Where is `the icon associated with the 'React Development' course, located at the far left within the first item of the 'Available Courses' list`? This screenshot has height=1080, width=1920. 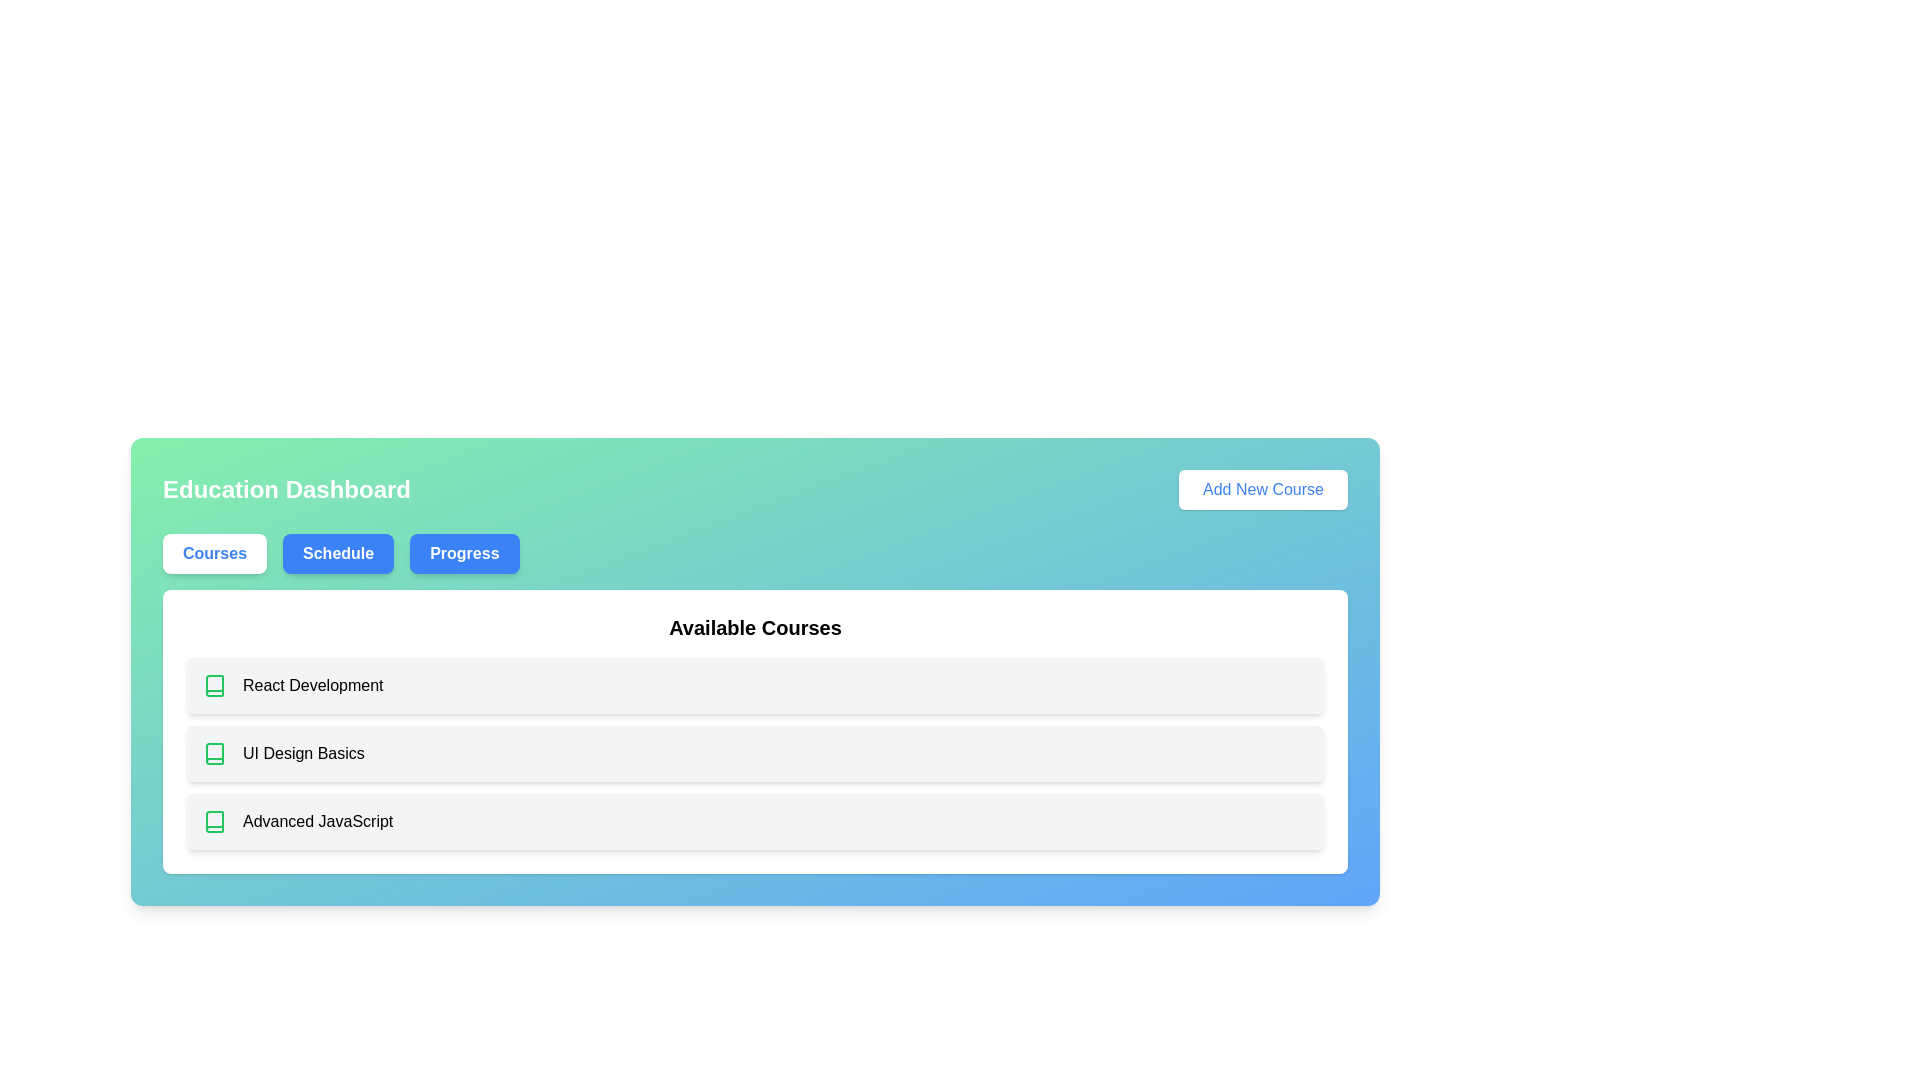 the icon associated with the 'React Development' course, located at the far left within the first item of the 'Available Courses' list is located at coordinates (215, 685).